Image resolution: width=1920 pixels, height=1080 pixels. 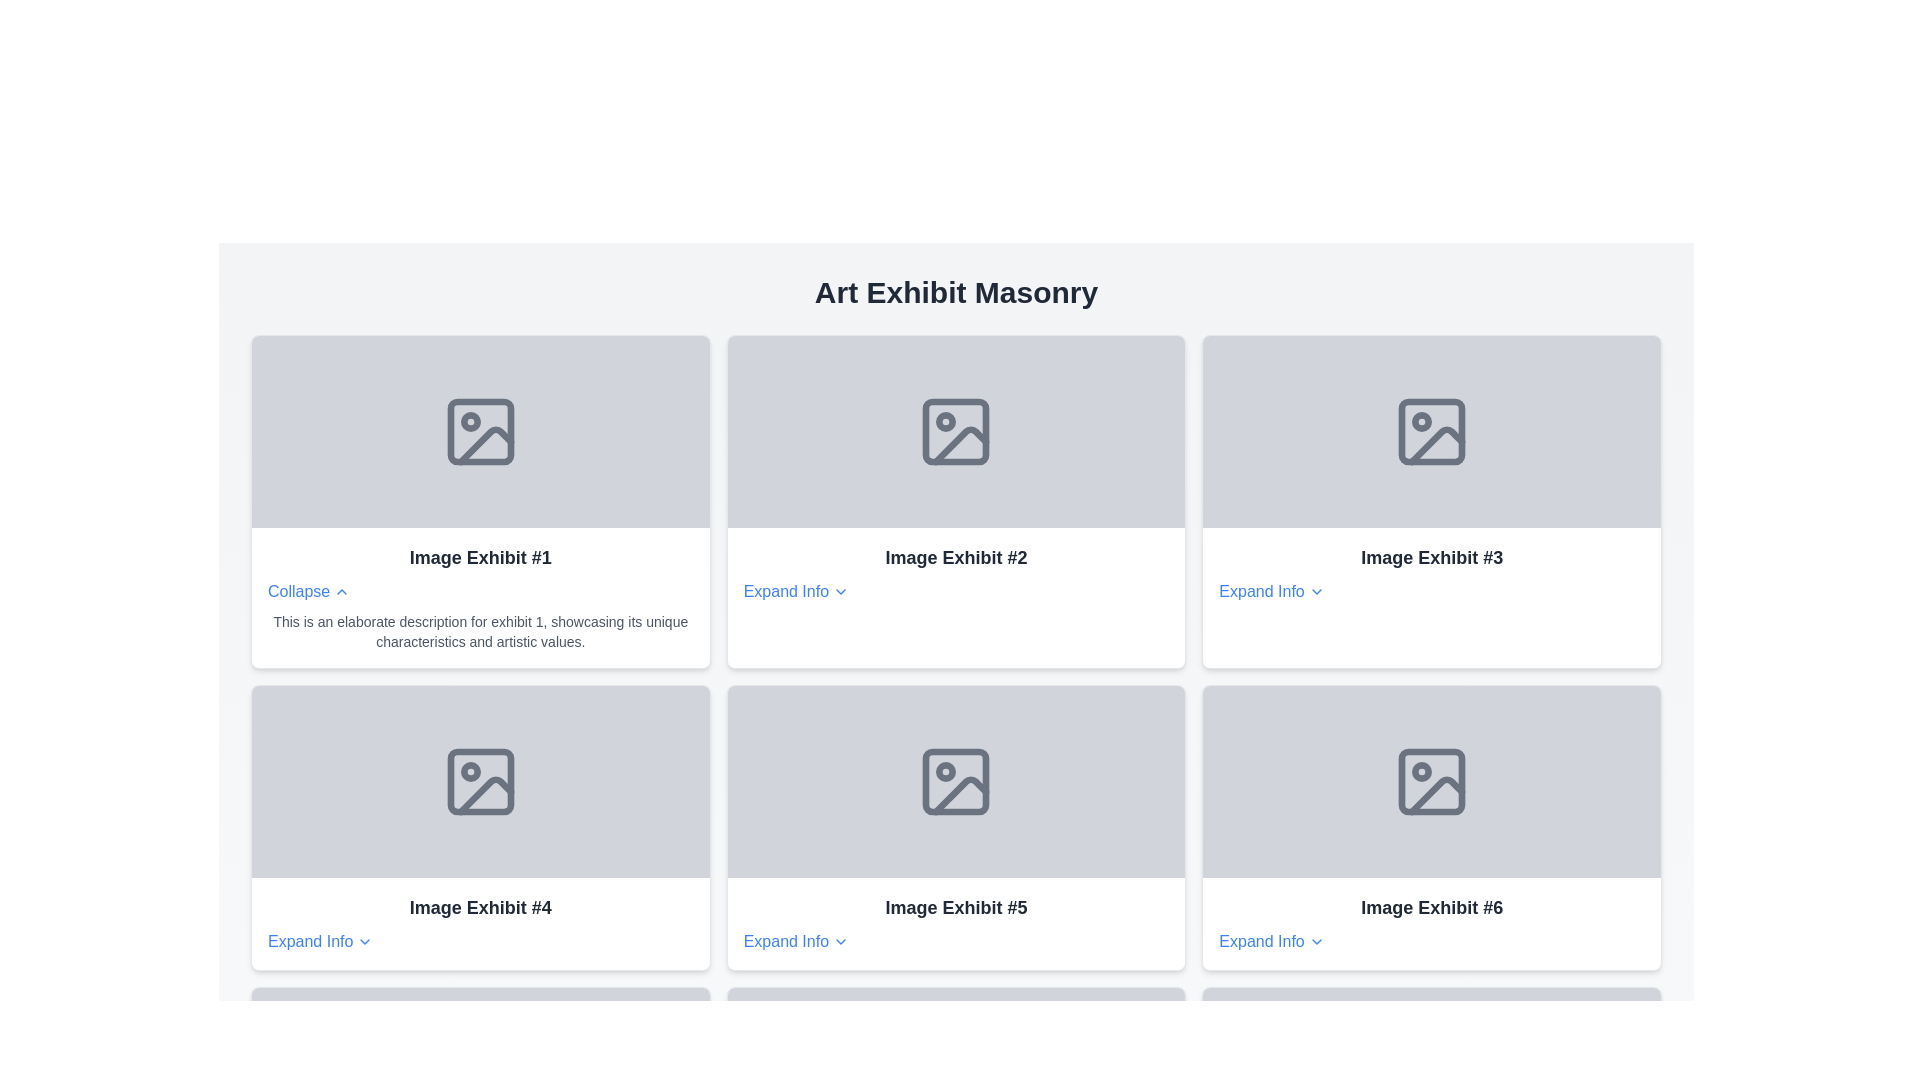 What do you see at coordinates (480, 431) in the screenshot?
I see `the icon that serves as a visual placeholder for an image, located in the first exhibit box above the textual label 'Image Exhibit #1'` at bounding box center [480, 431].